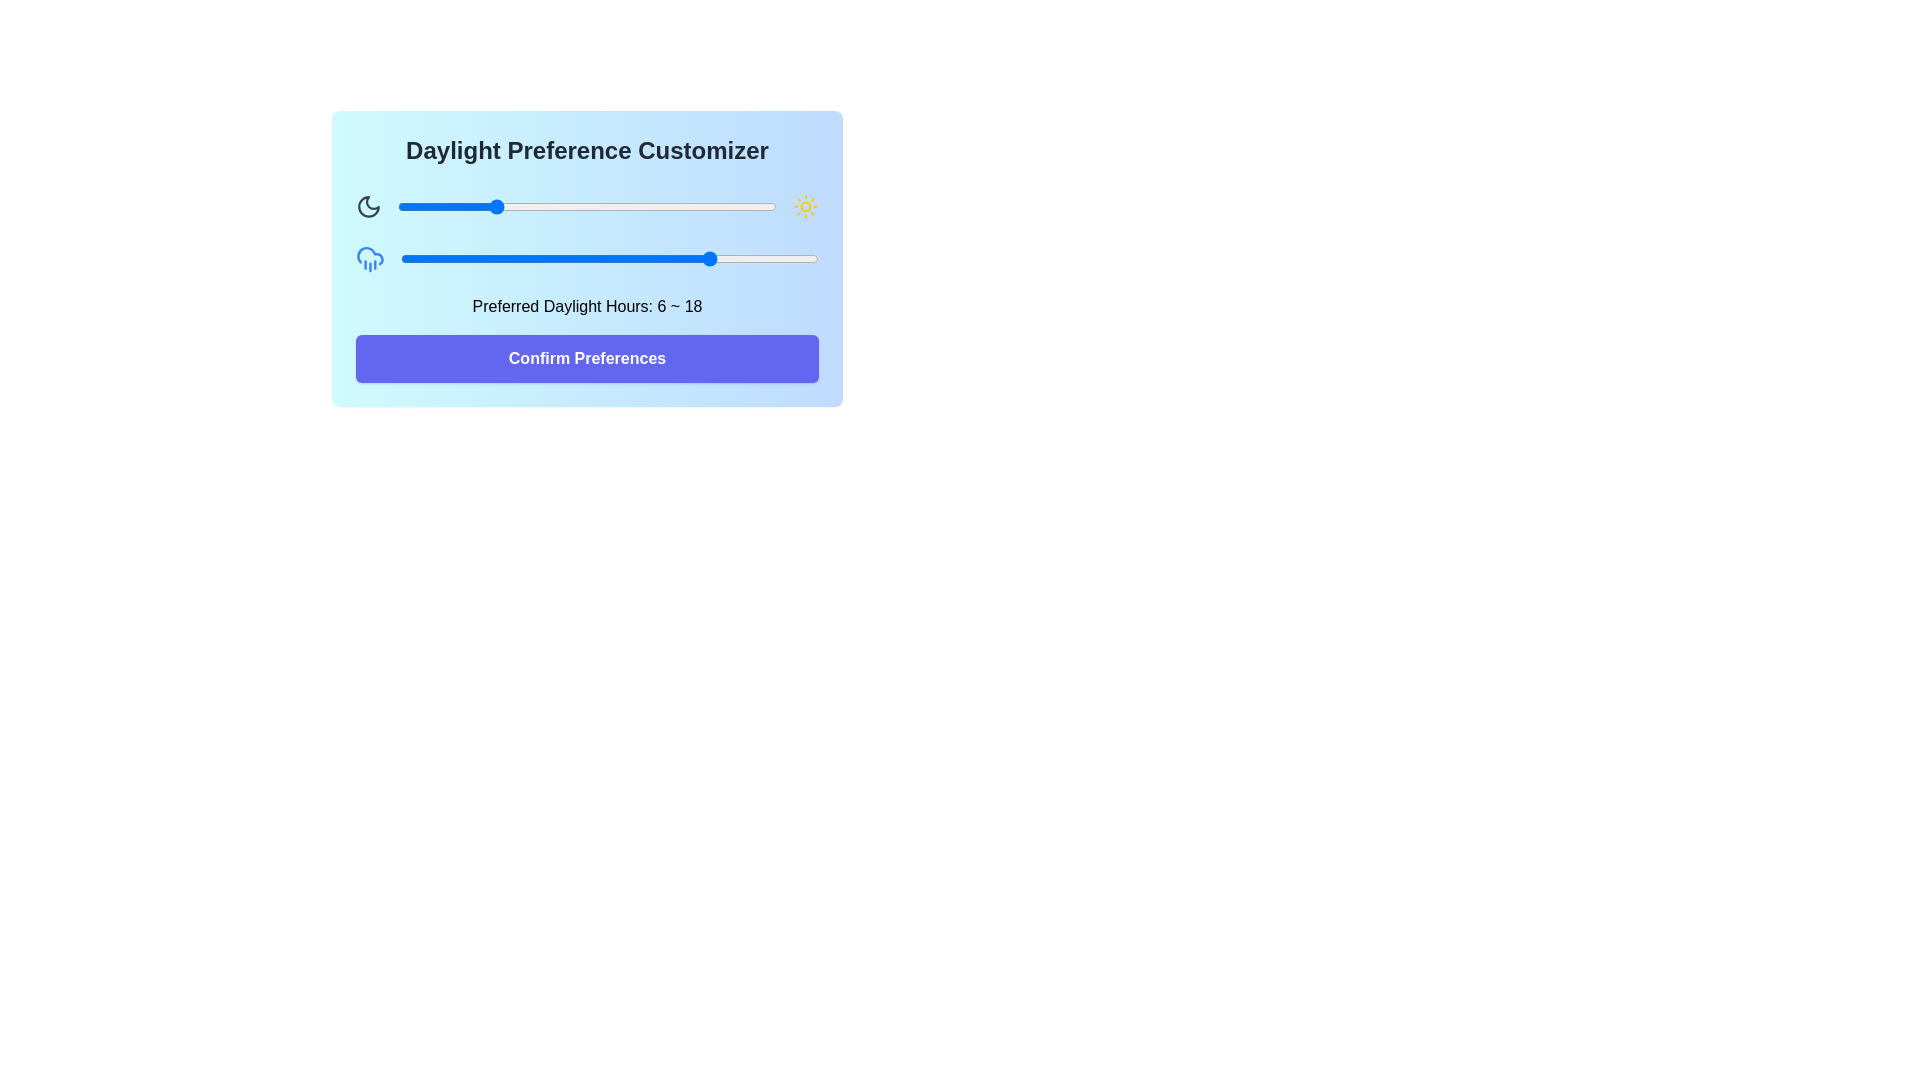  I want to click on the slider thumb of the 'Daylight Preference Customizer', so click(586, 207).